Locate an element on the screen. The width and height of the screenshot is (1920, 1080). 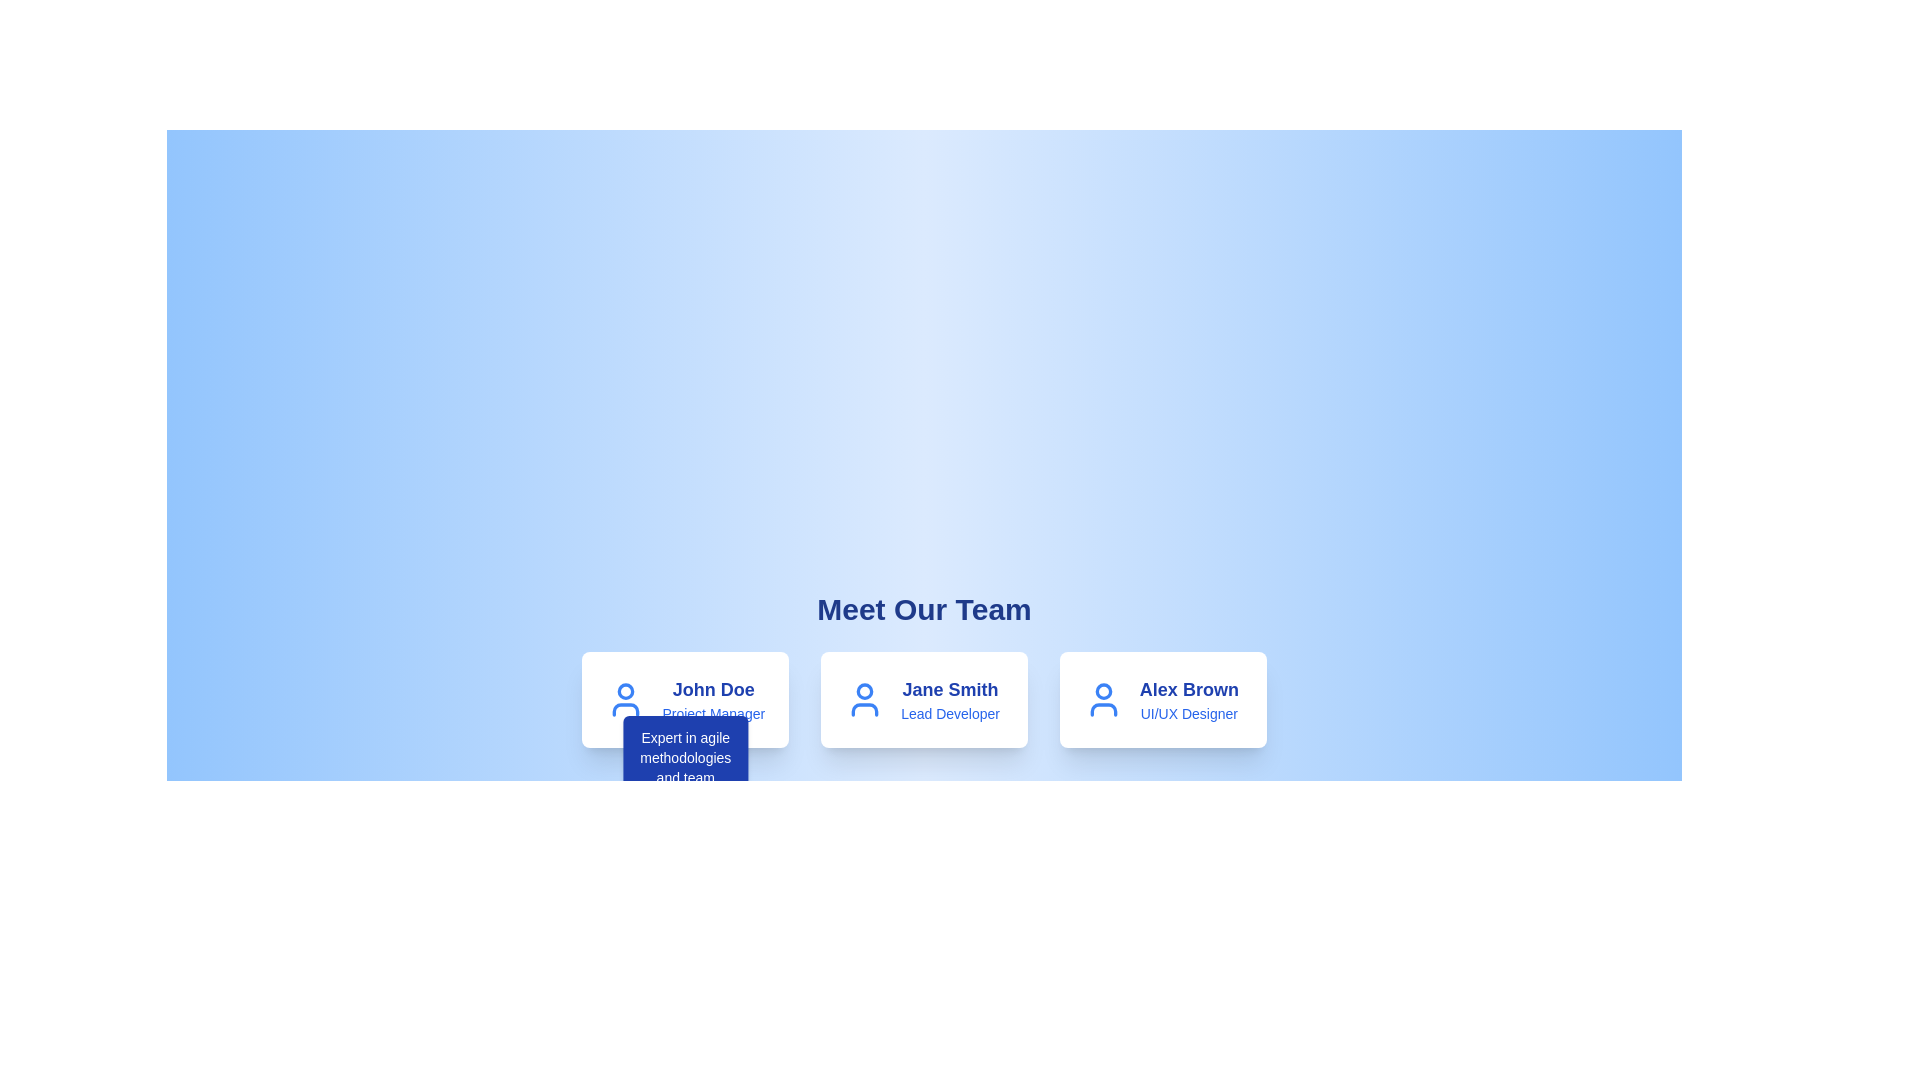
the profile card for 'Alex Brown', which indicates their role as a 'UI/UX Designer', located as the third card in a grid layout is located at coordinates (1163, 698).